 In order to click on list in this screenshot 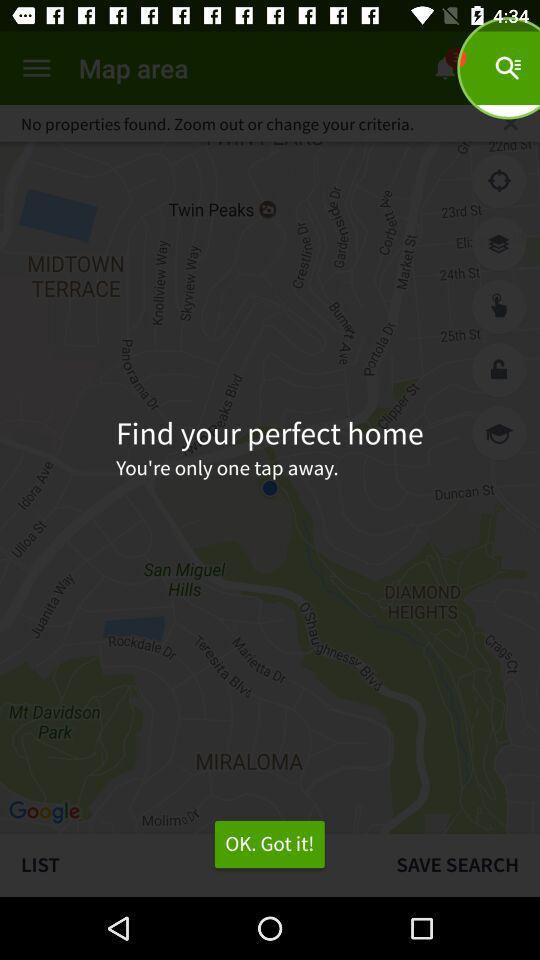, I will do `click(187, 864)`.